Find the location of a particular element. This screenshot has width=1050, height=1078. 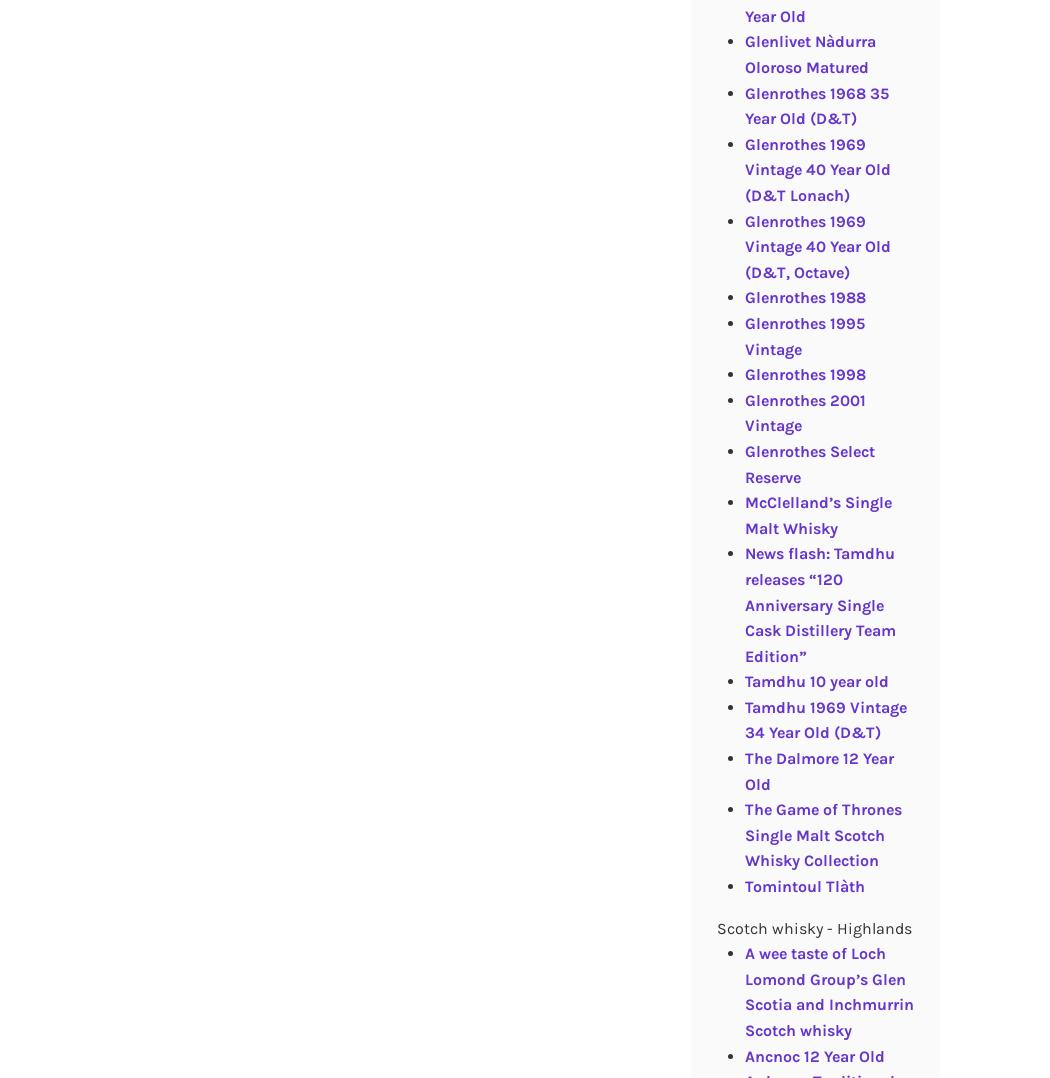

'A wee taste of Loch Lomond Group’s Glen Scotia and Inchmurrin Scotch whisky' is located at coordinates (828, 991).